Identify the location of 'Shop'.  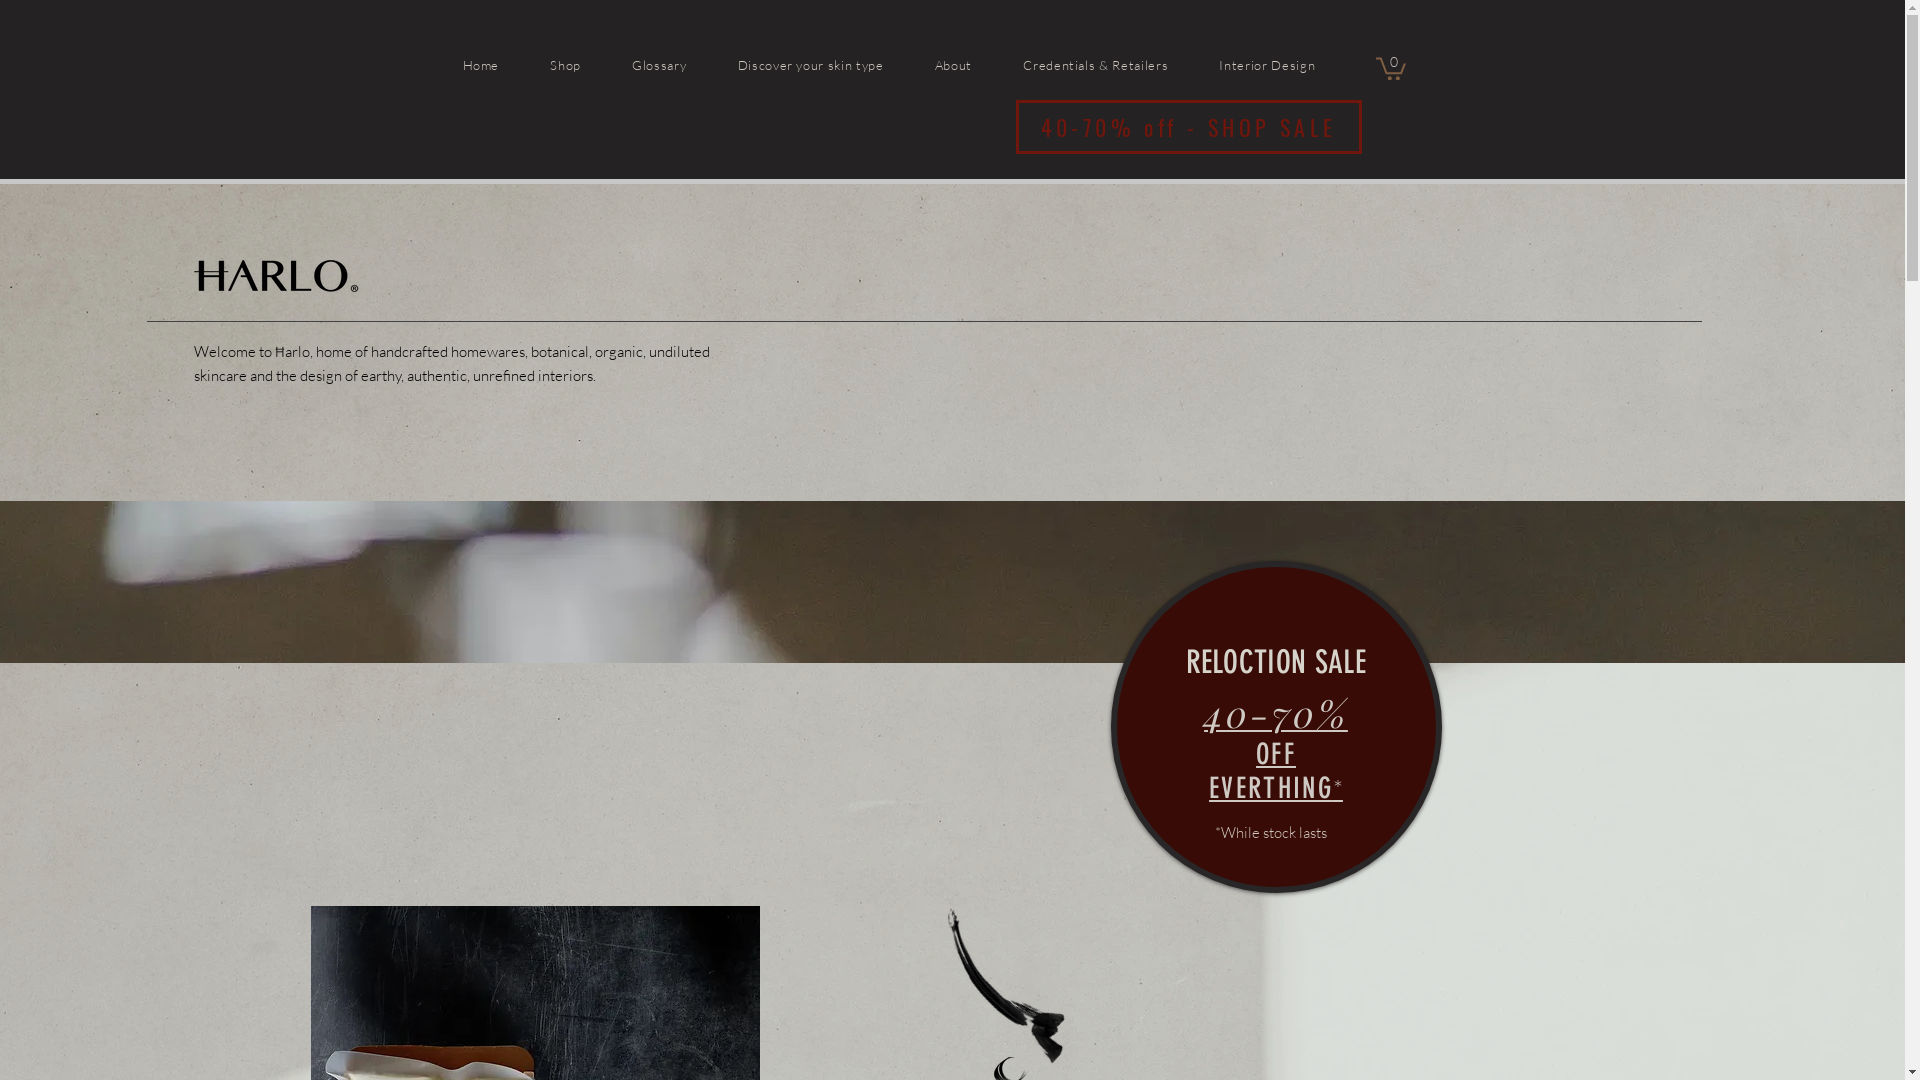
(588, 63).